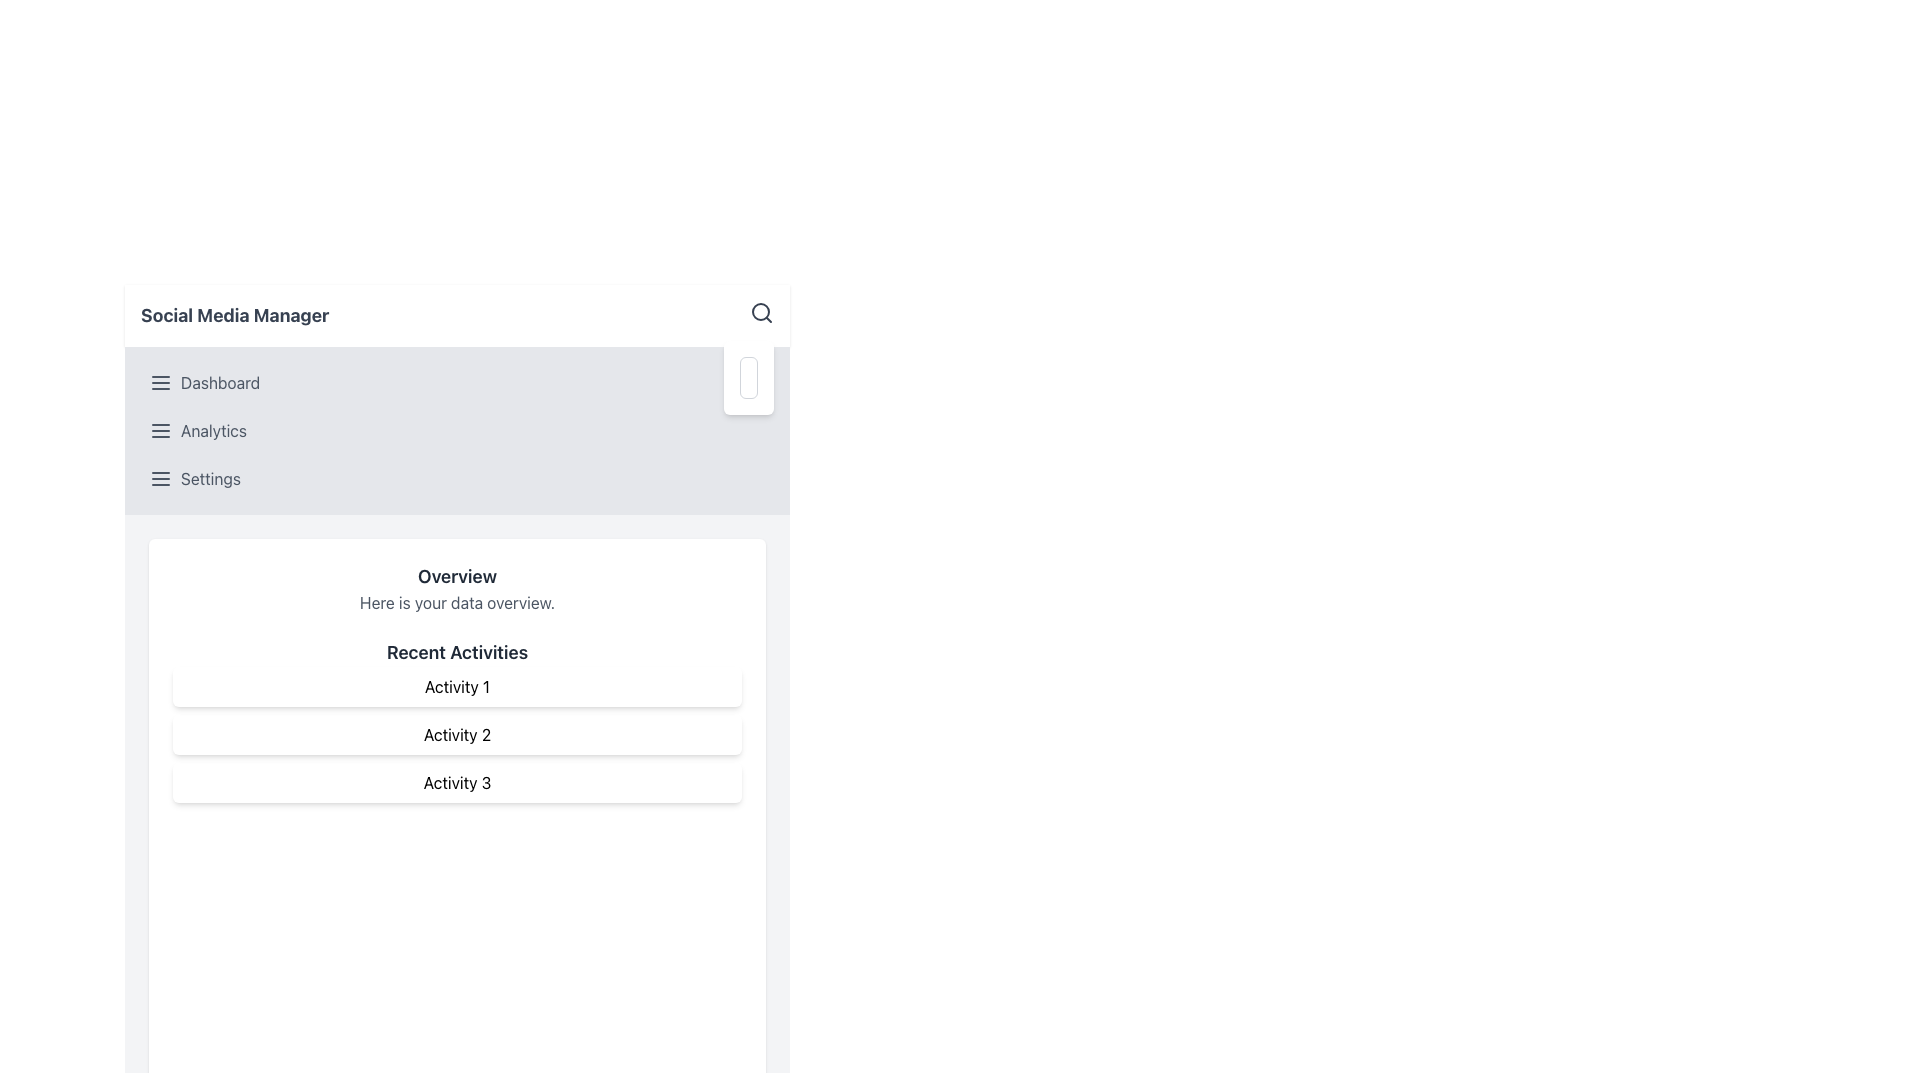 This screenshot has width=1920, height=1080. I want to click on the Text Label indicating the title for the Recent Activities section, which is the first of three components, located centrally above 'Activity 2' and 'Activity 3', so click(456, 685).